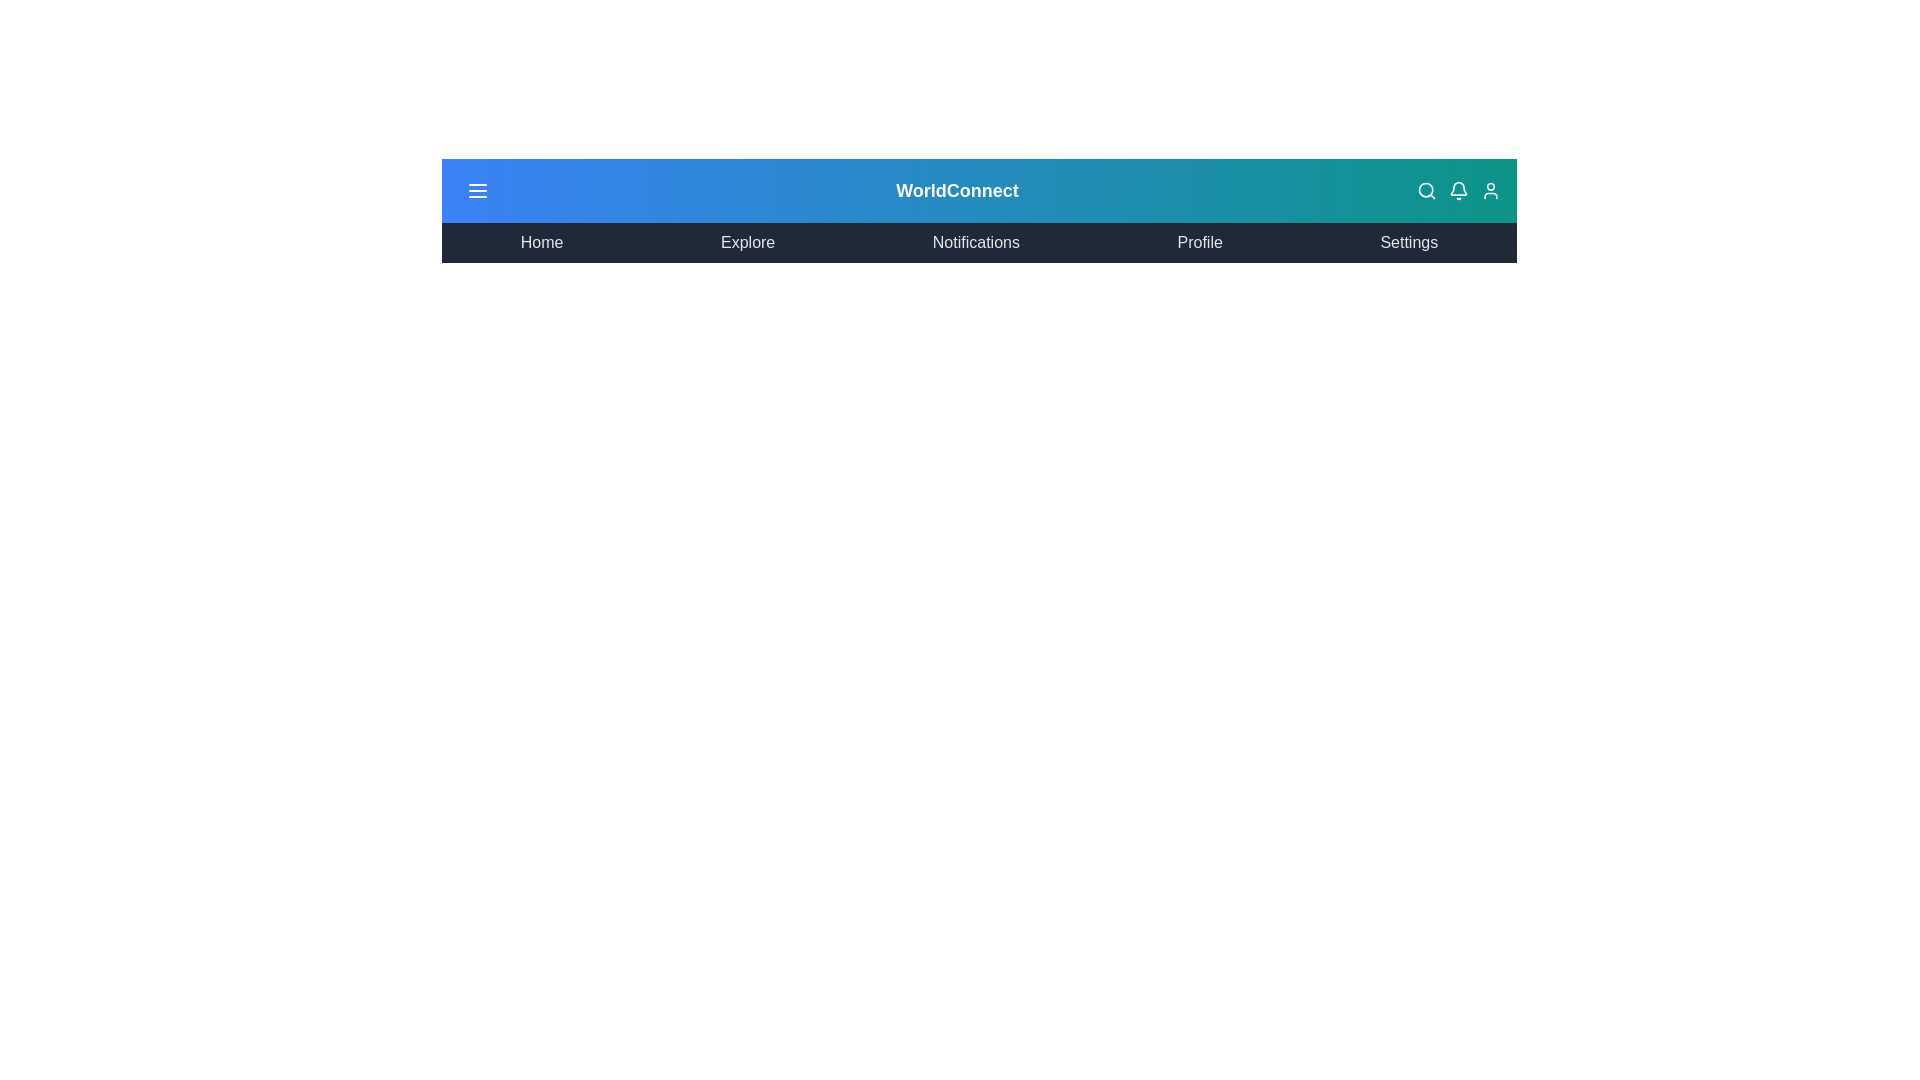 This screenshot has width=1920, height=1080. I want to click on the menu item corresponding to Home, so click(542, 242).